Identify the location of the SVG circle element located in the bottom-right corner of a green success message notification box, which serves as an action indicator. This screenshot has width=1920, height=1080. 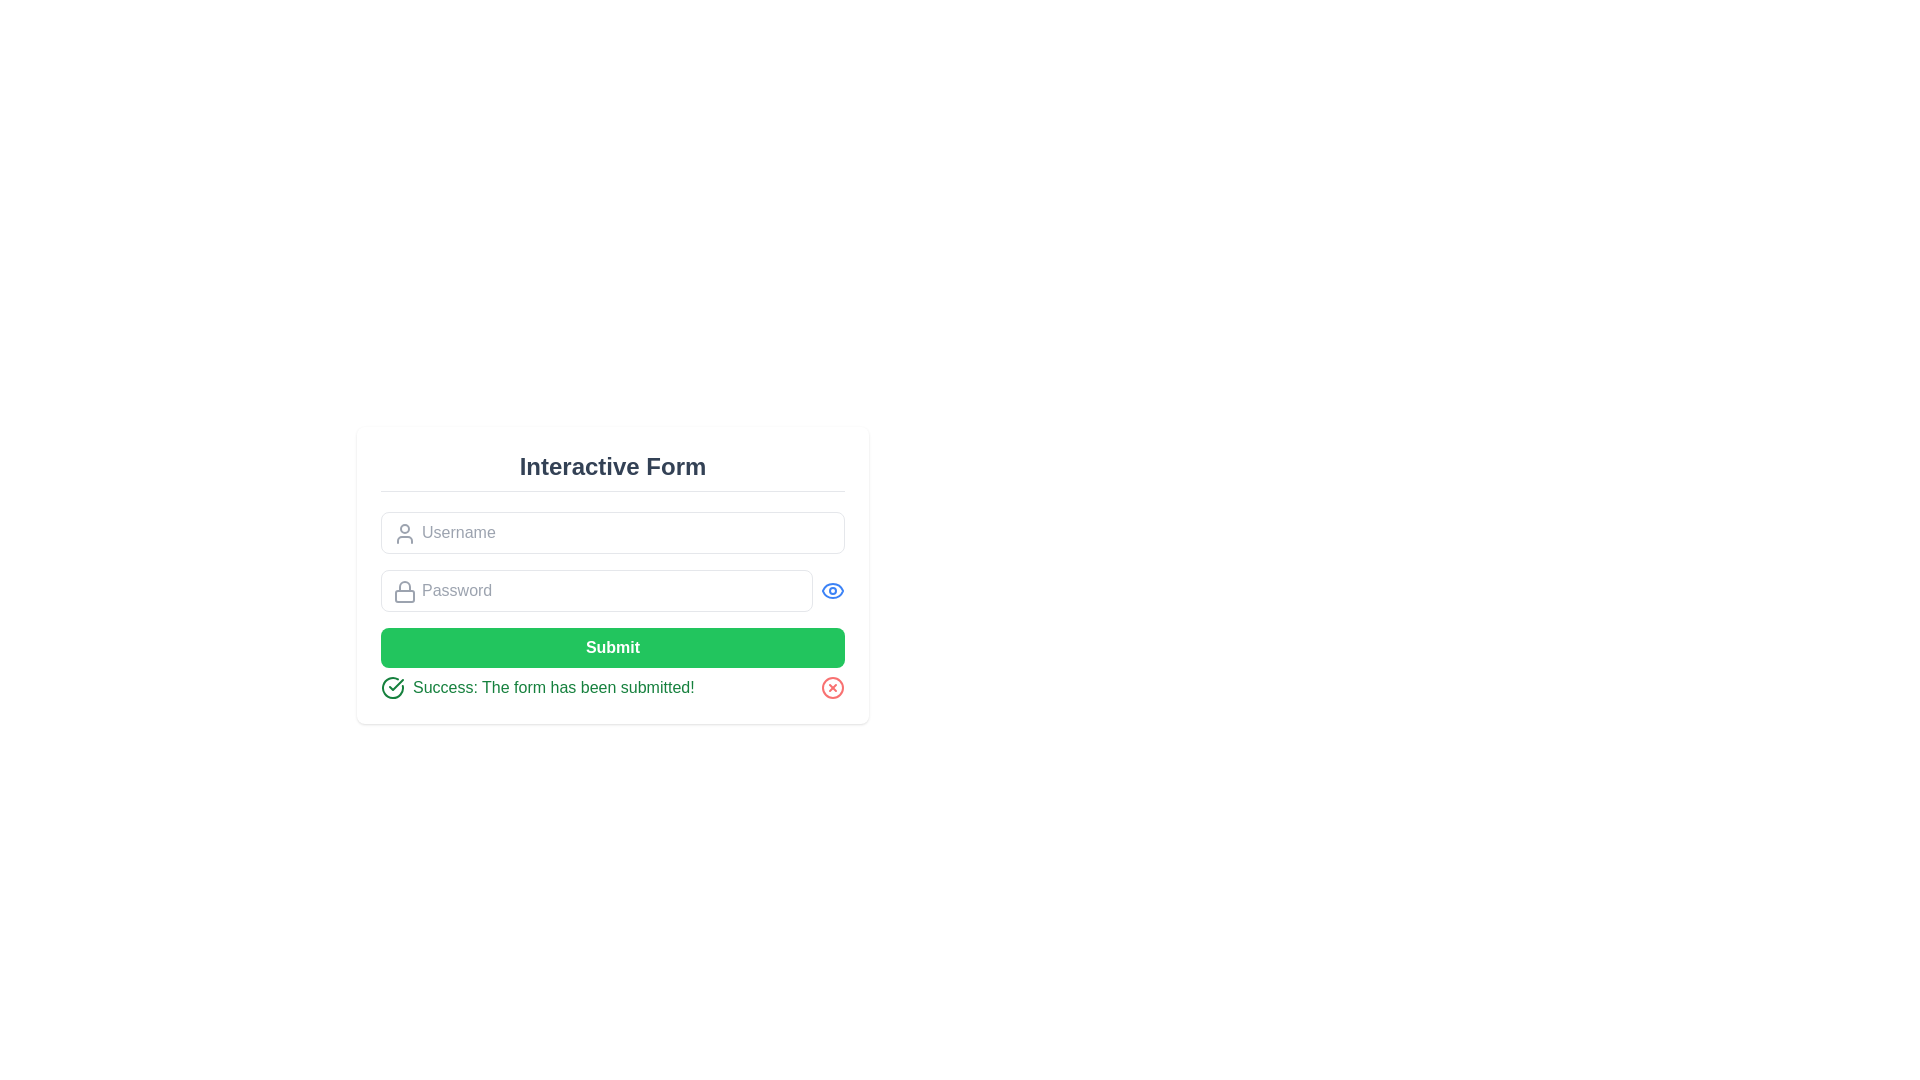
(833, 686).